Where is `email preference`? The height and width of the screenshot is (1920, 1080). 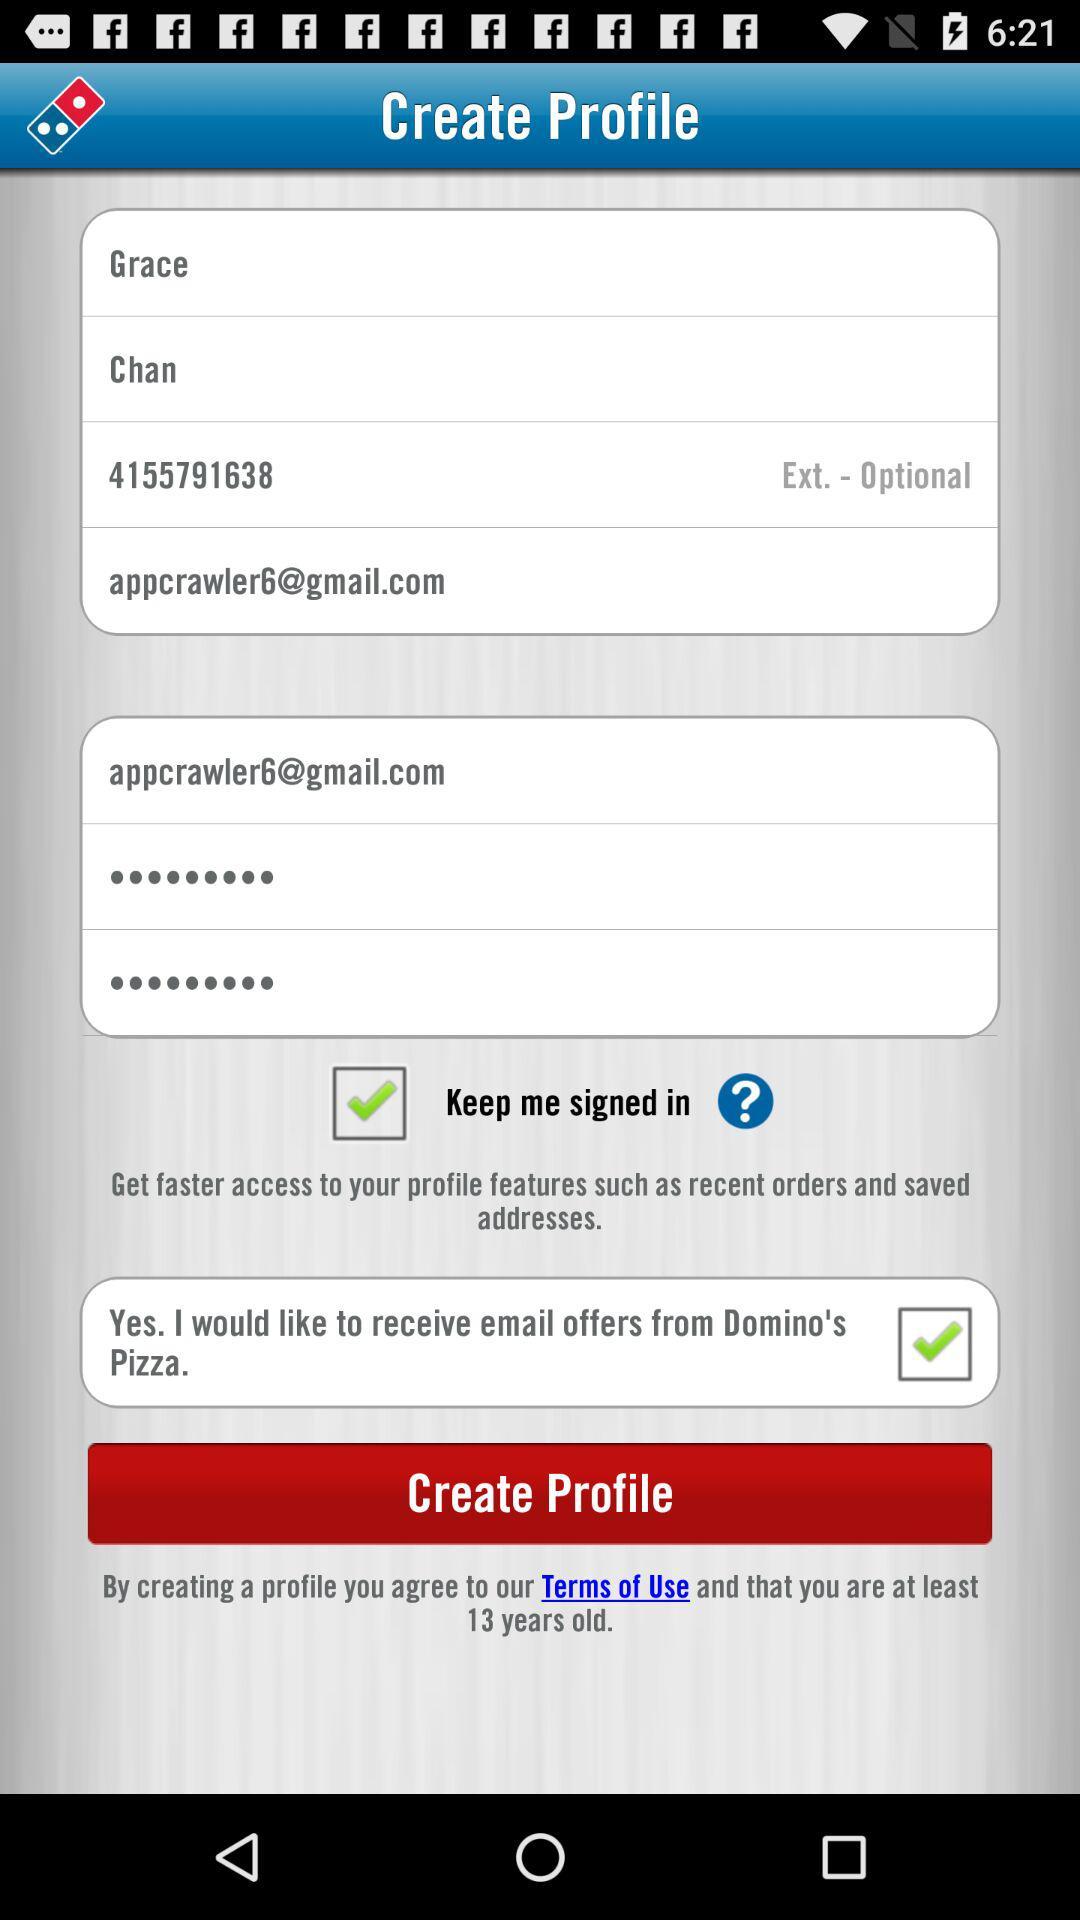 email preference is located at coordinates (934, 1342).